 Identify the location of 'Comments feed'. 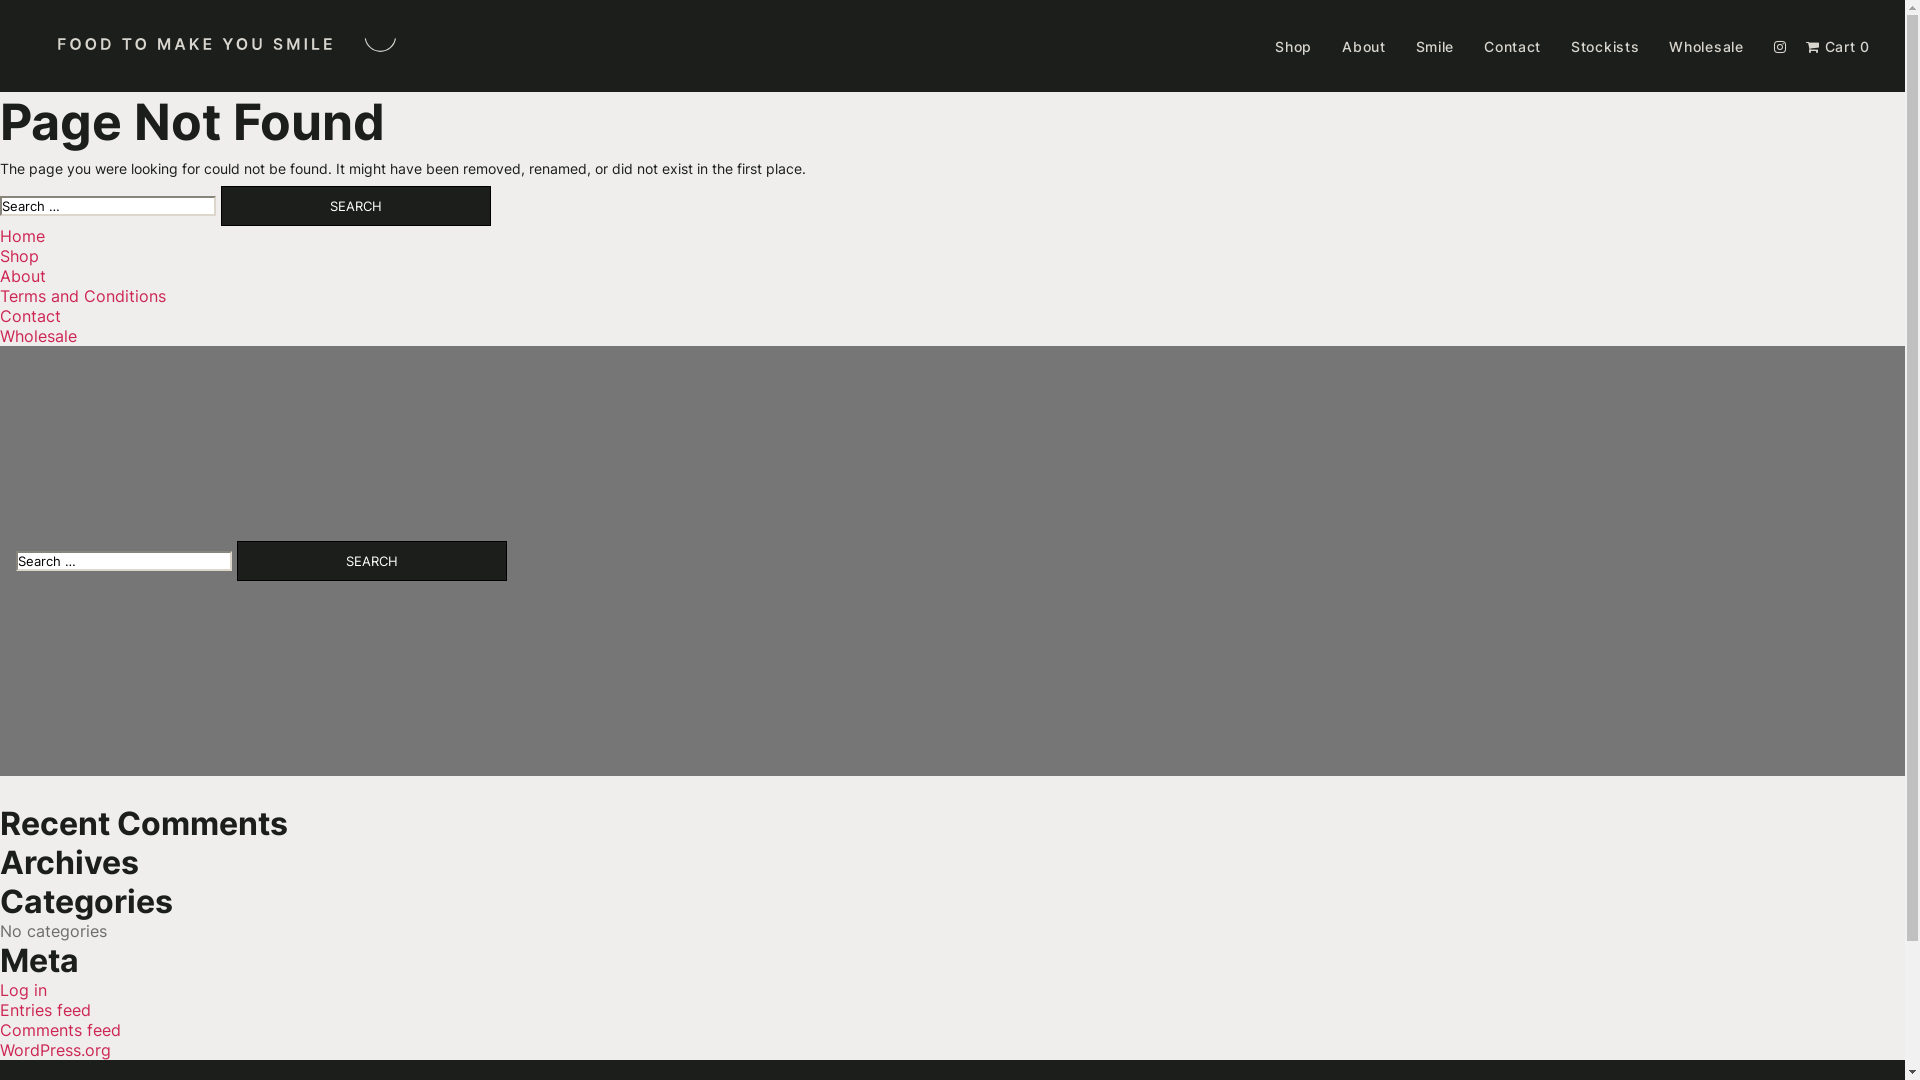
(0, 1029).